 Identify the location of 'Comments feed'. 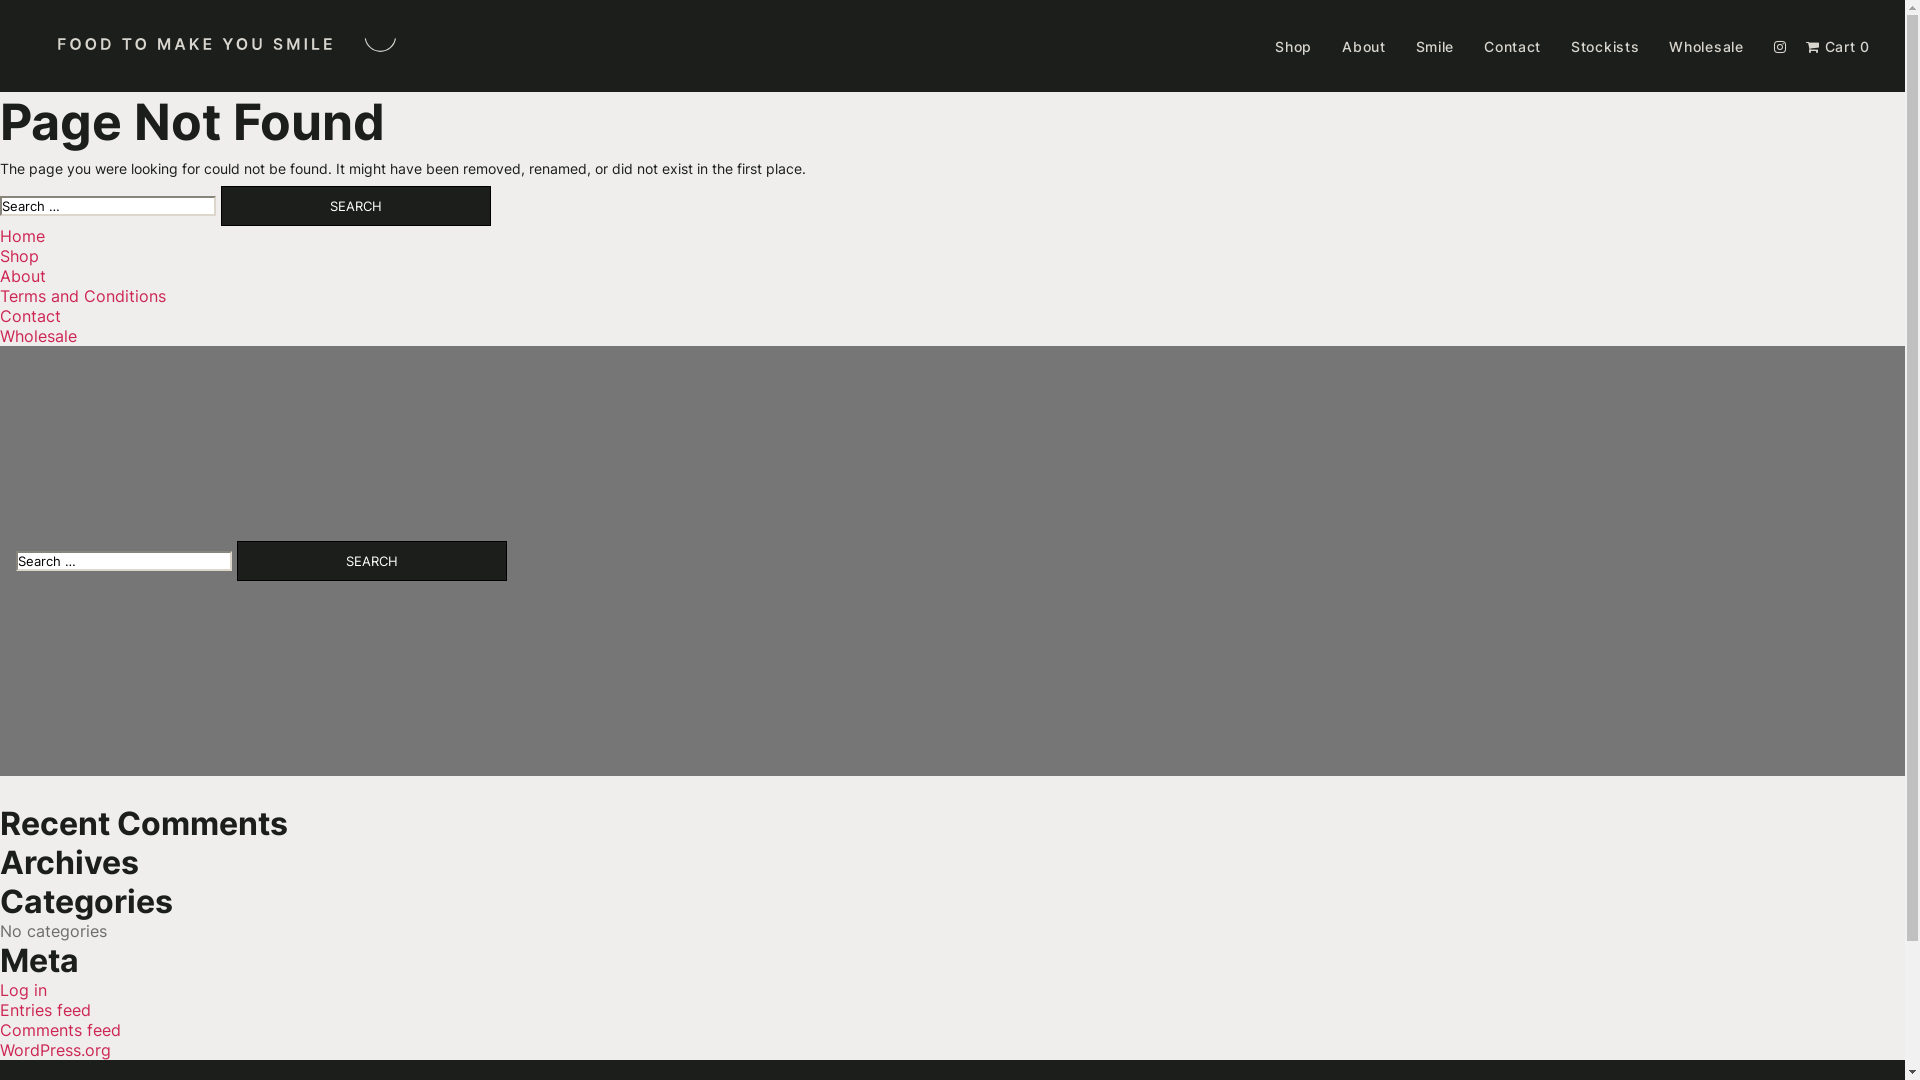
(0, 1029).